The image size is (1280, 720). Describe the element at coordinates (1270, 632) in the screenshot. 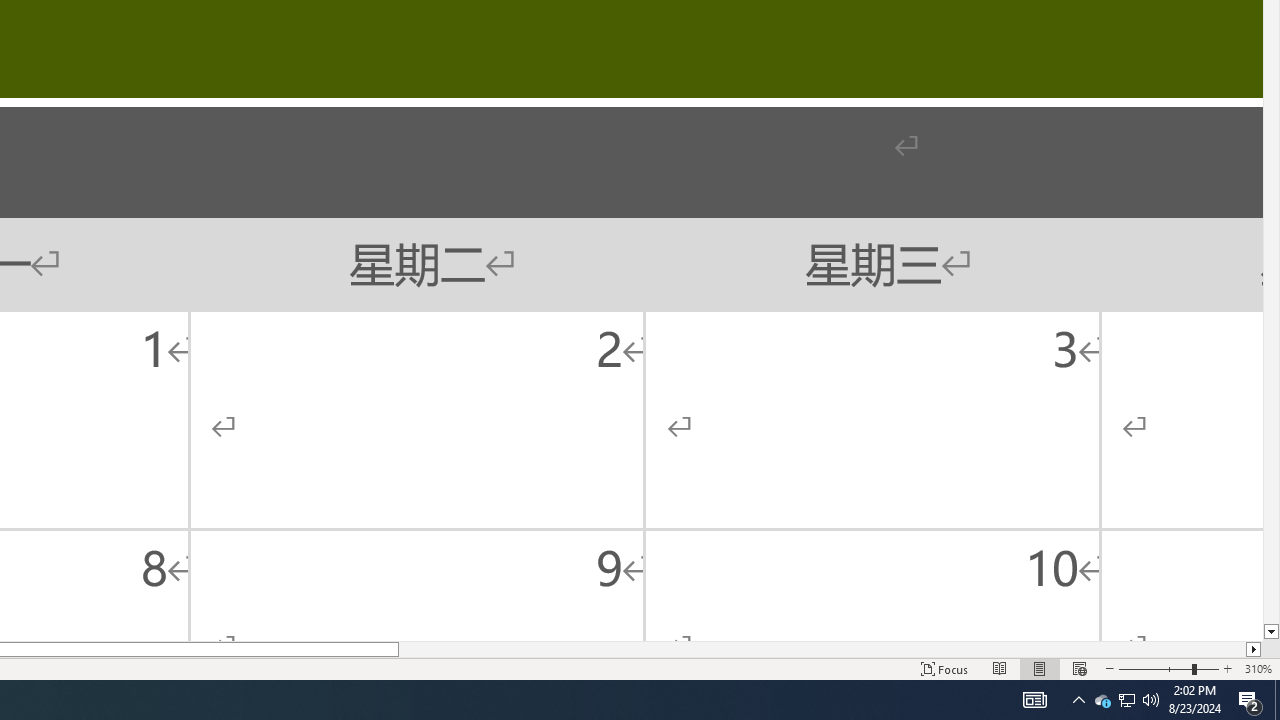

I see `'Line down'` at that location.